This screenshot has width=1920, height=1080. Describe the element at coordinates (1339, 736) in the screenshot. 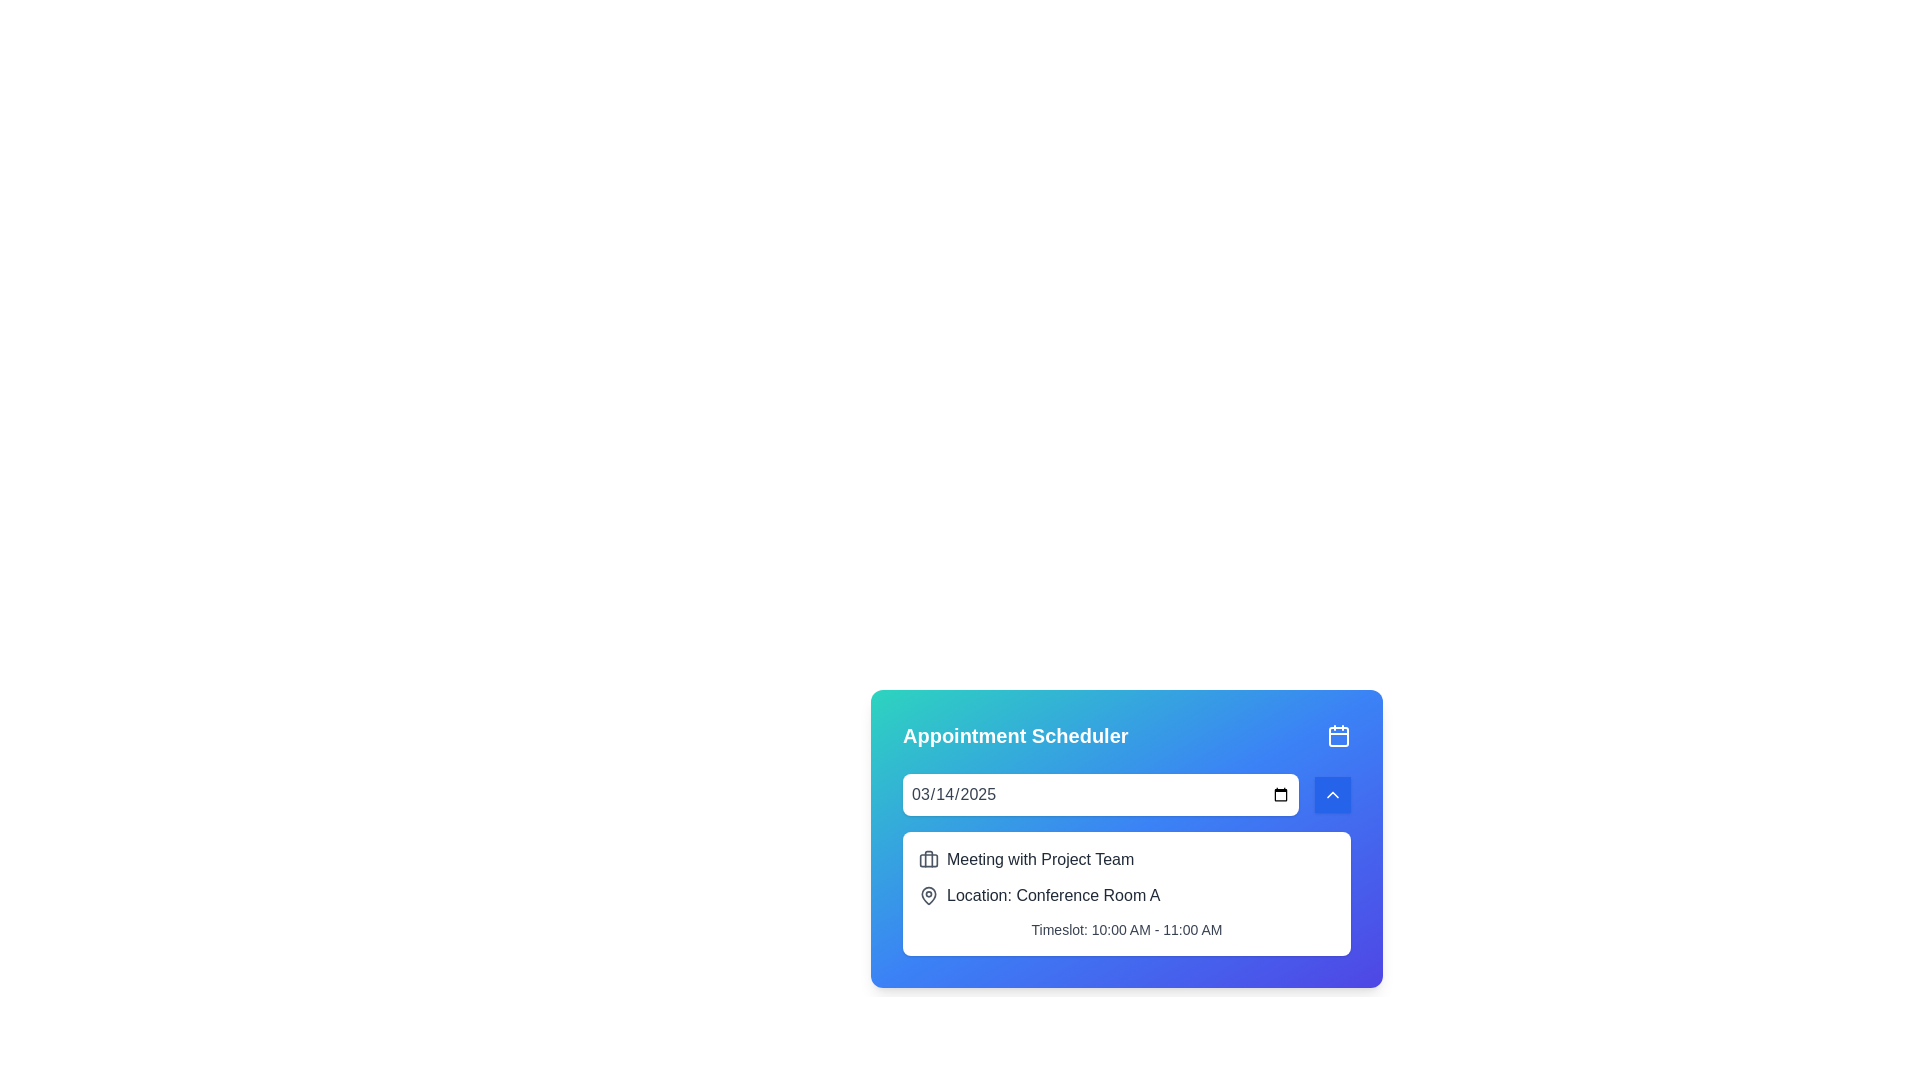

I see `the blue rectangle within the calendar icon in the top-right corner of the Appointment Scheduler interface` at that location.